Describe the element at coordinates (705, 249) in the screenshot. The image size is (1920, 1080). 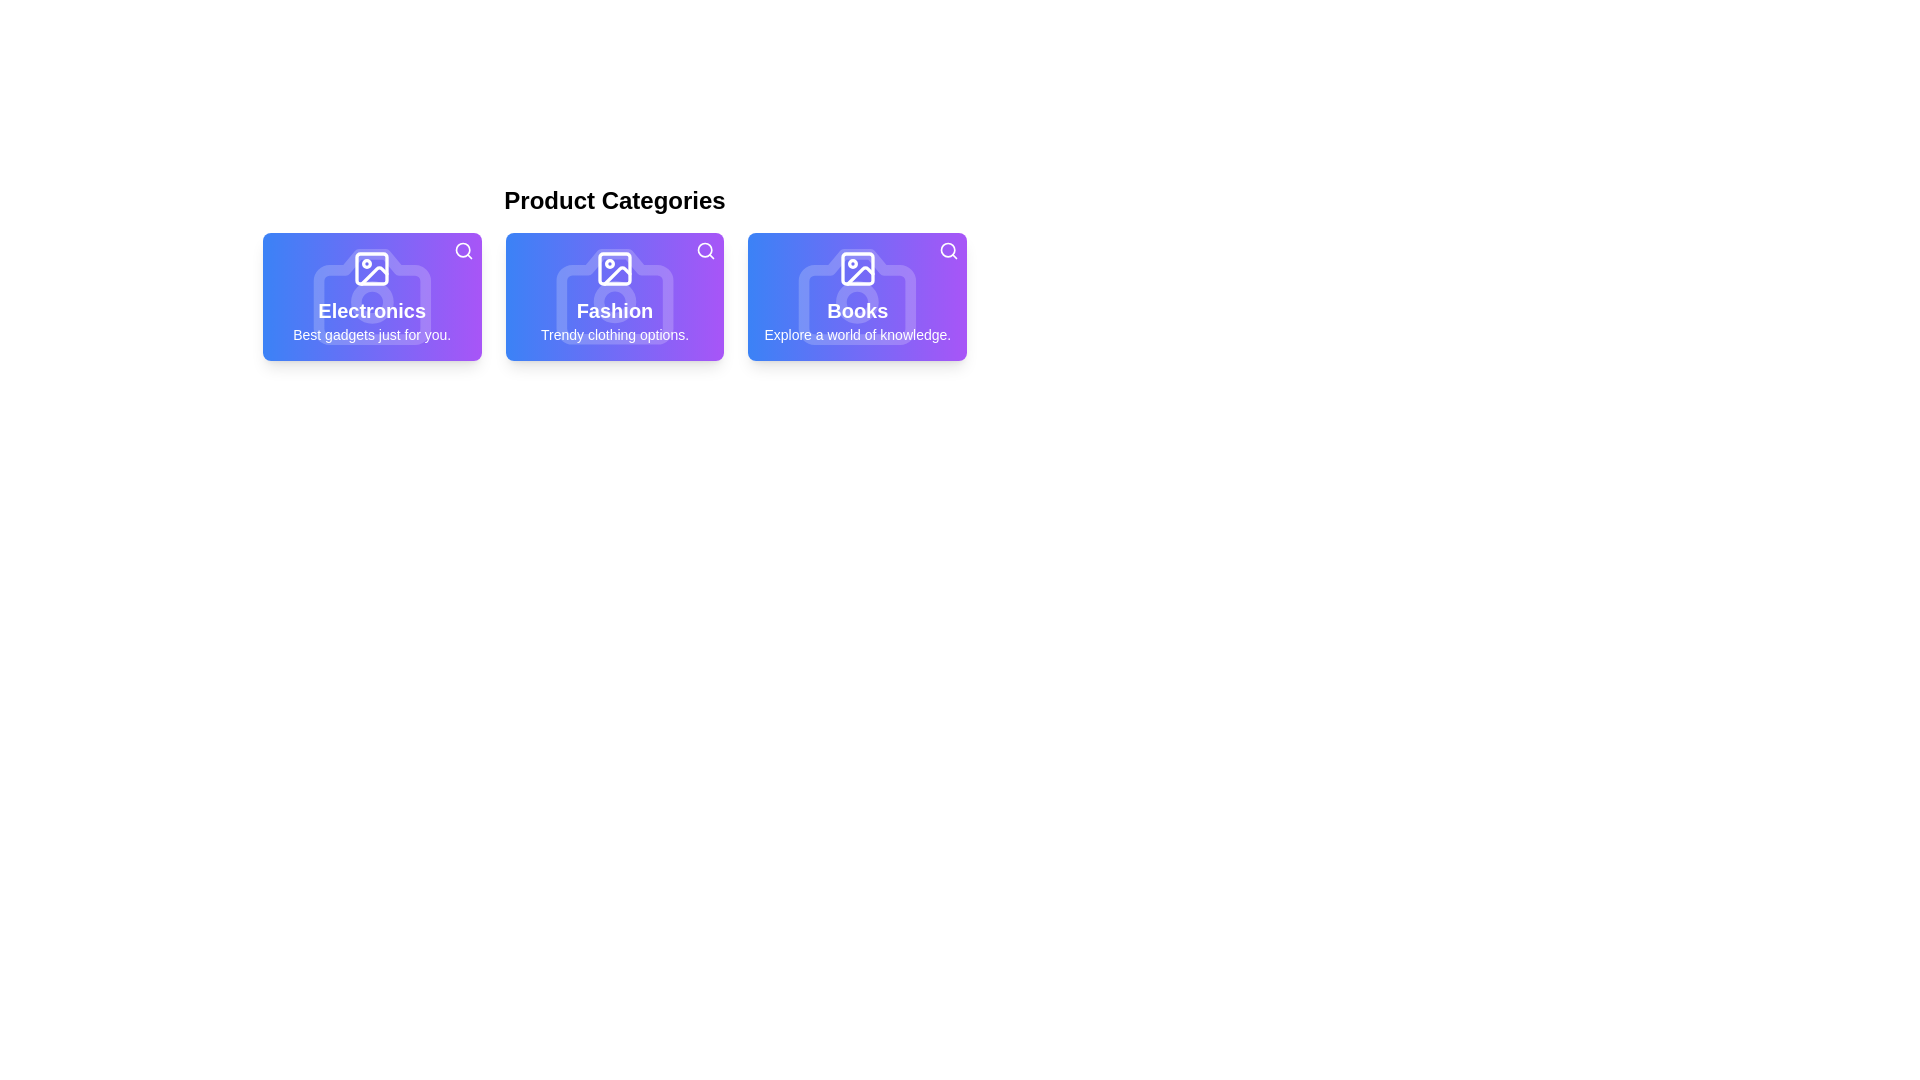
I see `the circular icon representing a magnifying glass located in the top-right corner of the 'Fashion' card` at that location.